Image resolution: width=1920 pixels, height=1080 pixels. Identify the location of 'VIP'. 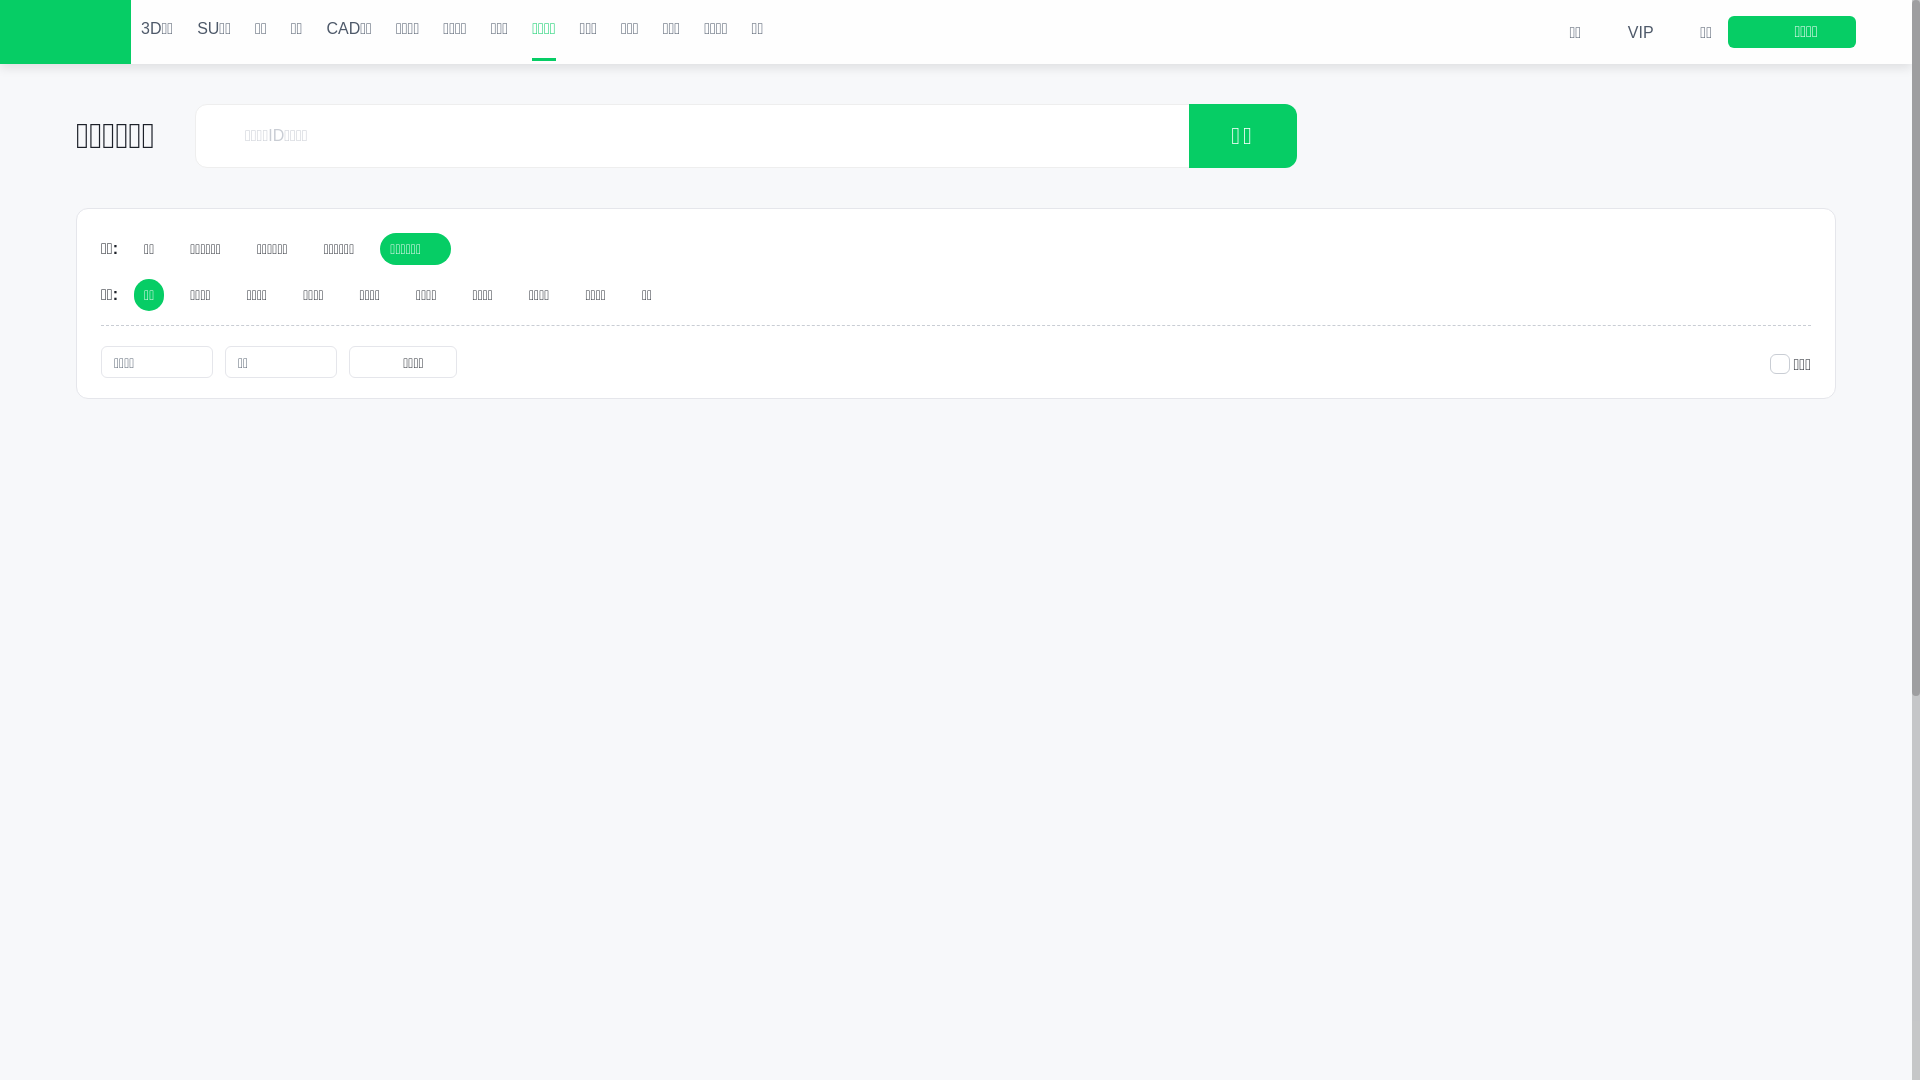
(1625, 31).